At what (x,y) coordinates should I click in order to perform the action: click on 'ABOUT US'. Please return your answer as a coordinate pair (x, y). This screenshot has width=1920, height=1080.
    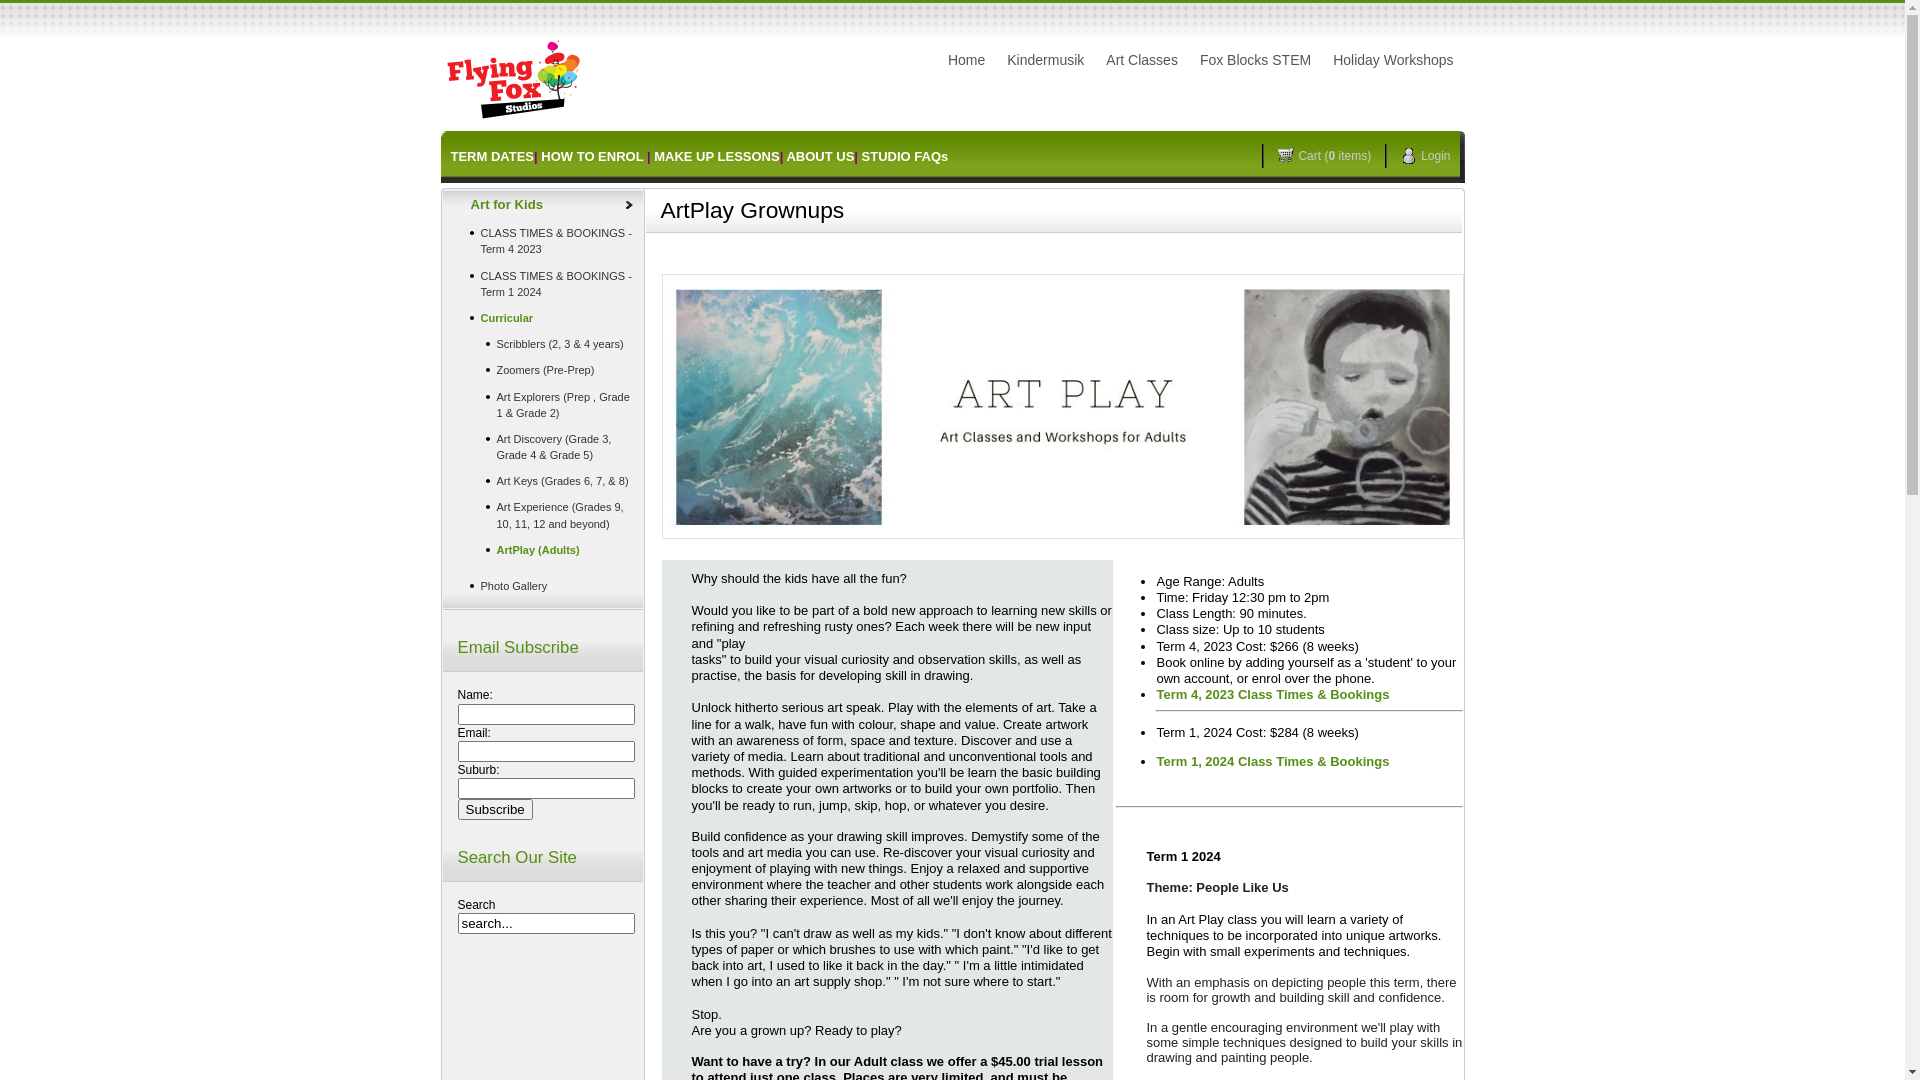
    Looking at the image, I should click on (820, 155).